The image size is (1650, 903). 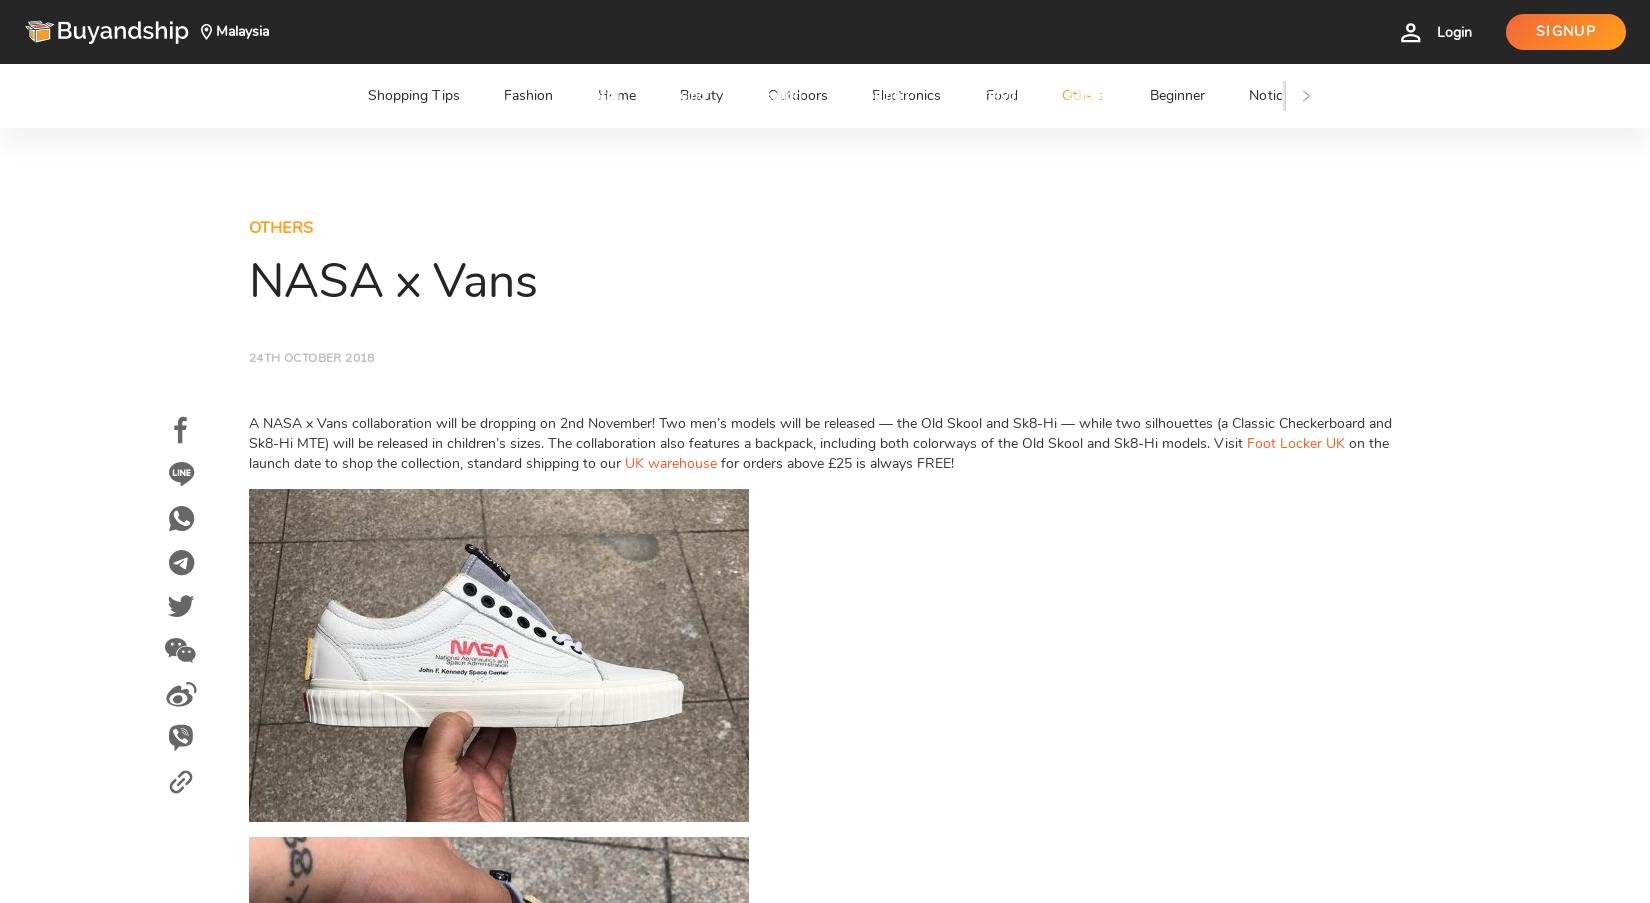 I want to click on 'Tutorial', so click(x=788, y=30).